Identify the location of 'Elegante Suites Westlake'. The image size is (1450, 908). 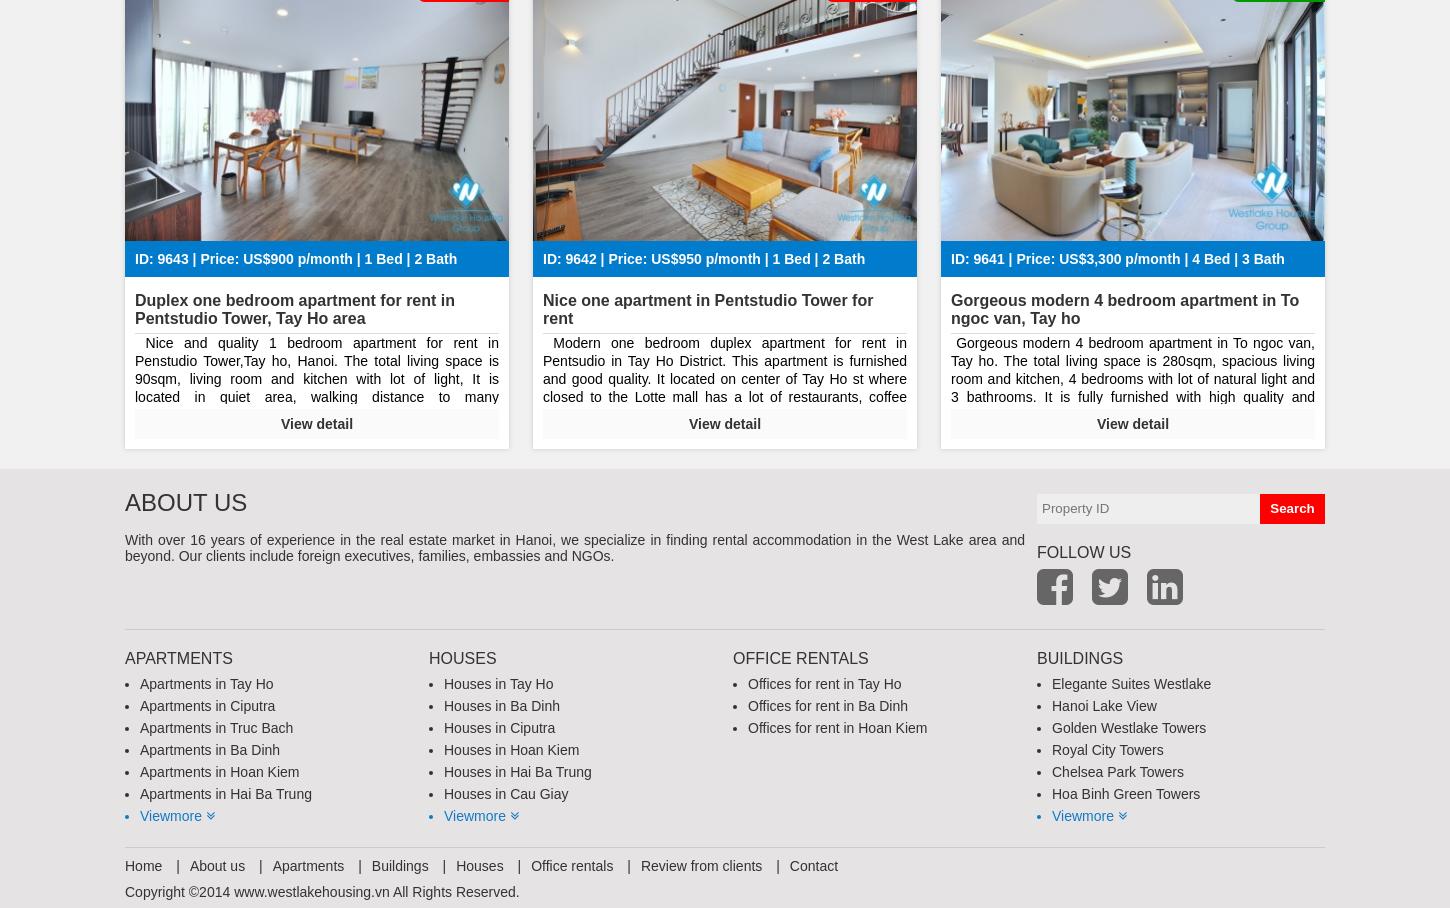
(1051, 681).